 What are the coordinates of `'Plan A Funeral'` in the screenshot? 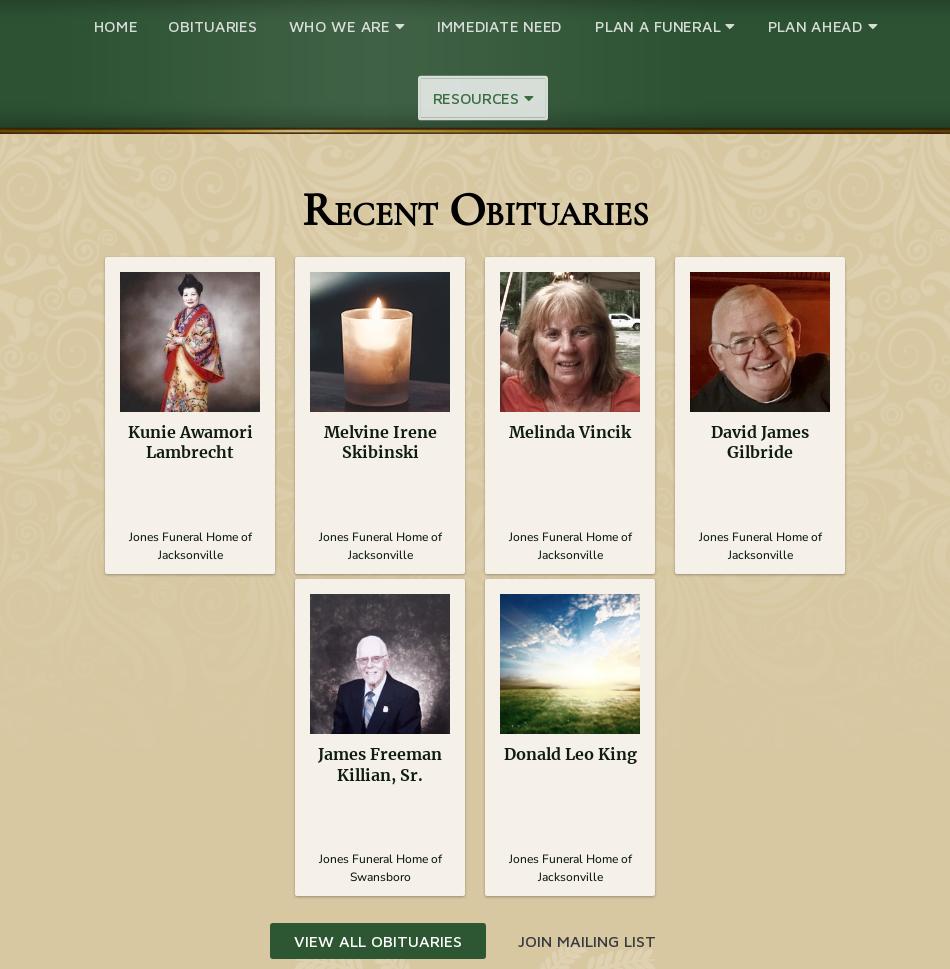 It's located at (659, 25).